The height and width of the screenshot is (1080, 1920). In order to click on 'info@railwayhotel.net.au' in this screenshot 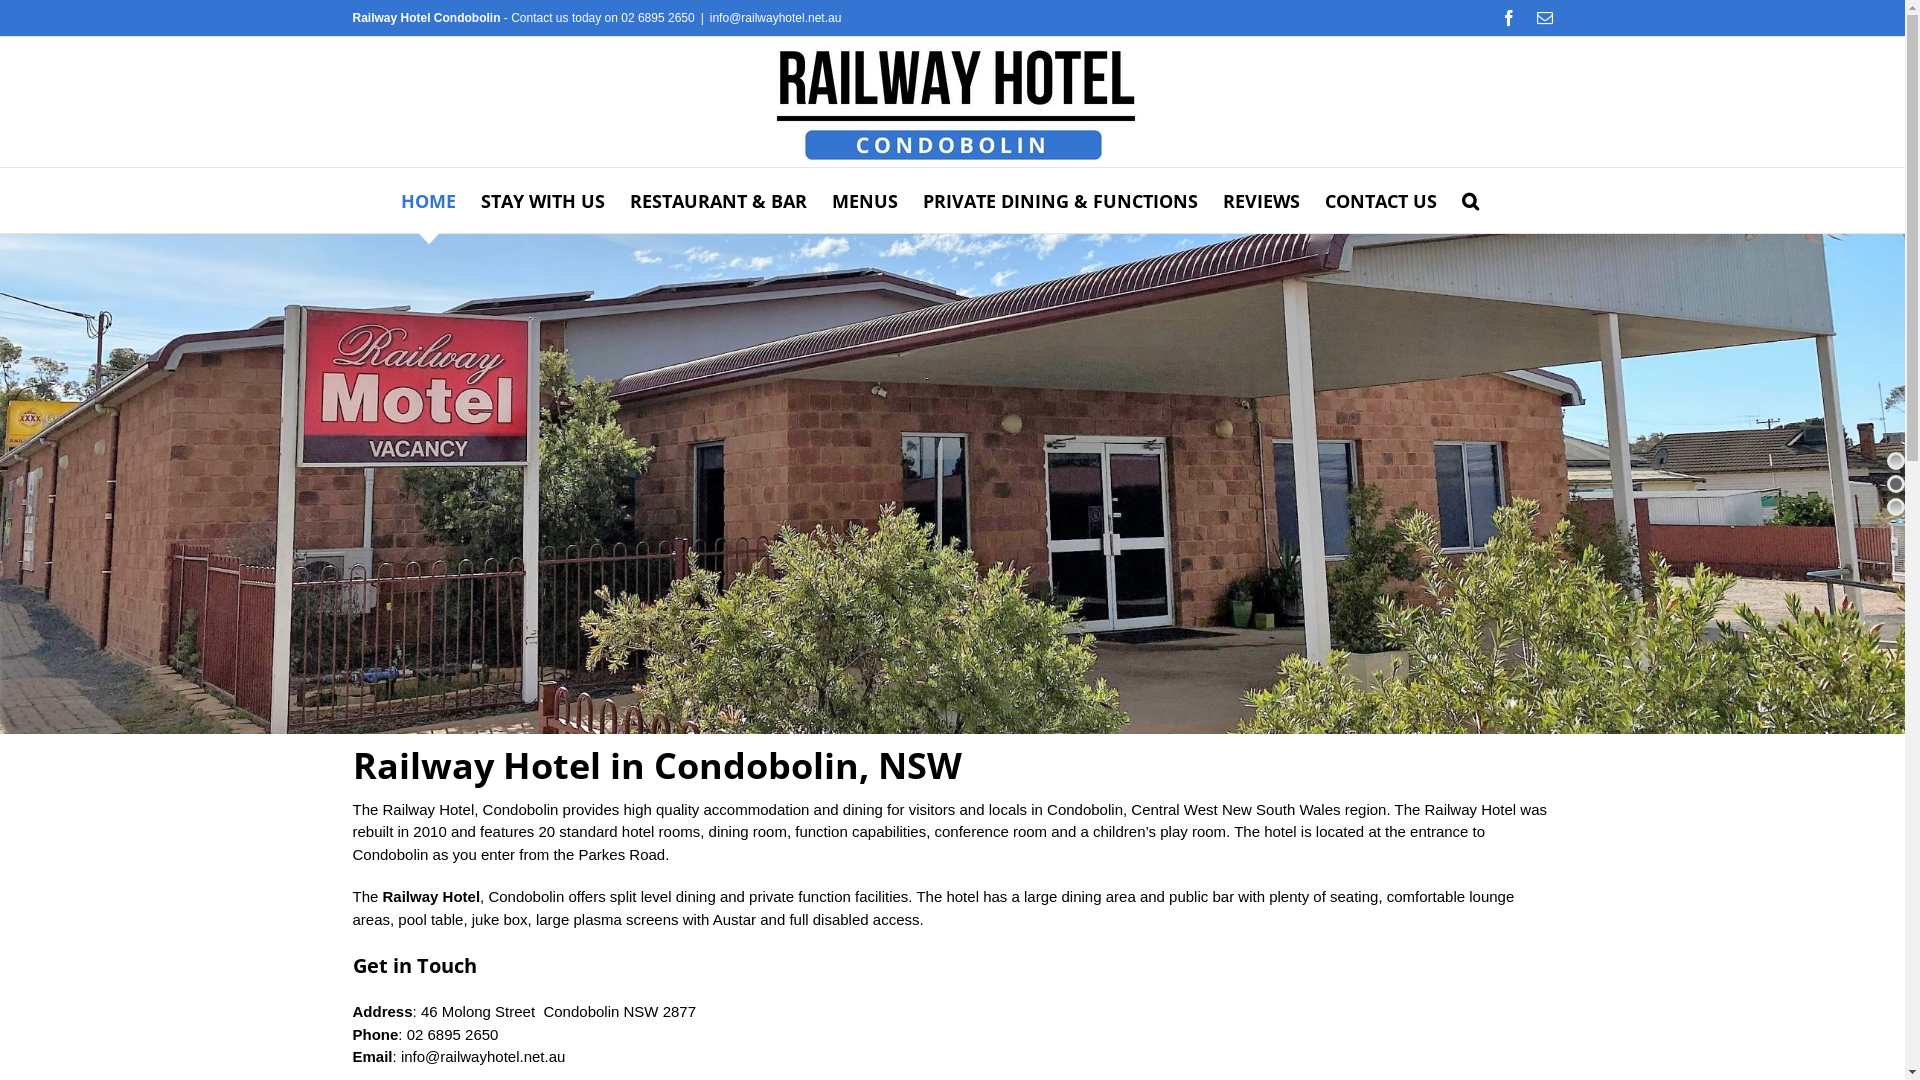, I will do `click(775, 18)`.